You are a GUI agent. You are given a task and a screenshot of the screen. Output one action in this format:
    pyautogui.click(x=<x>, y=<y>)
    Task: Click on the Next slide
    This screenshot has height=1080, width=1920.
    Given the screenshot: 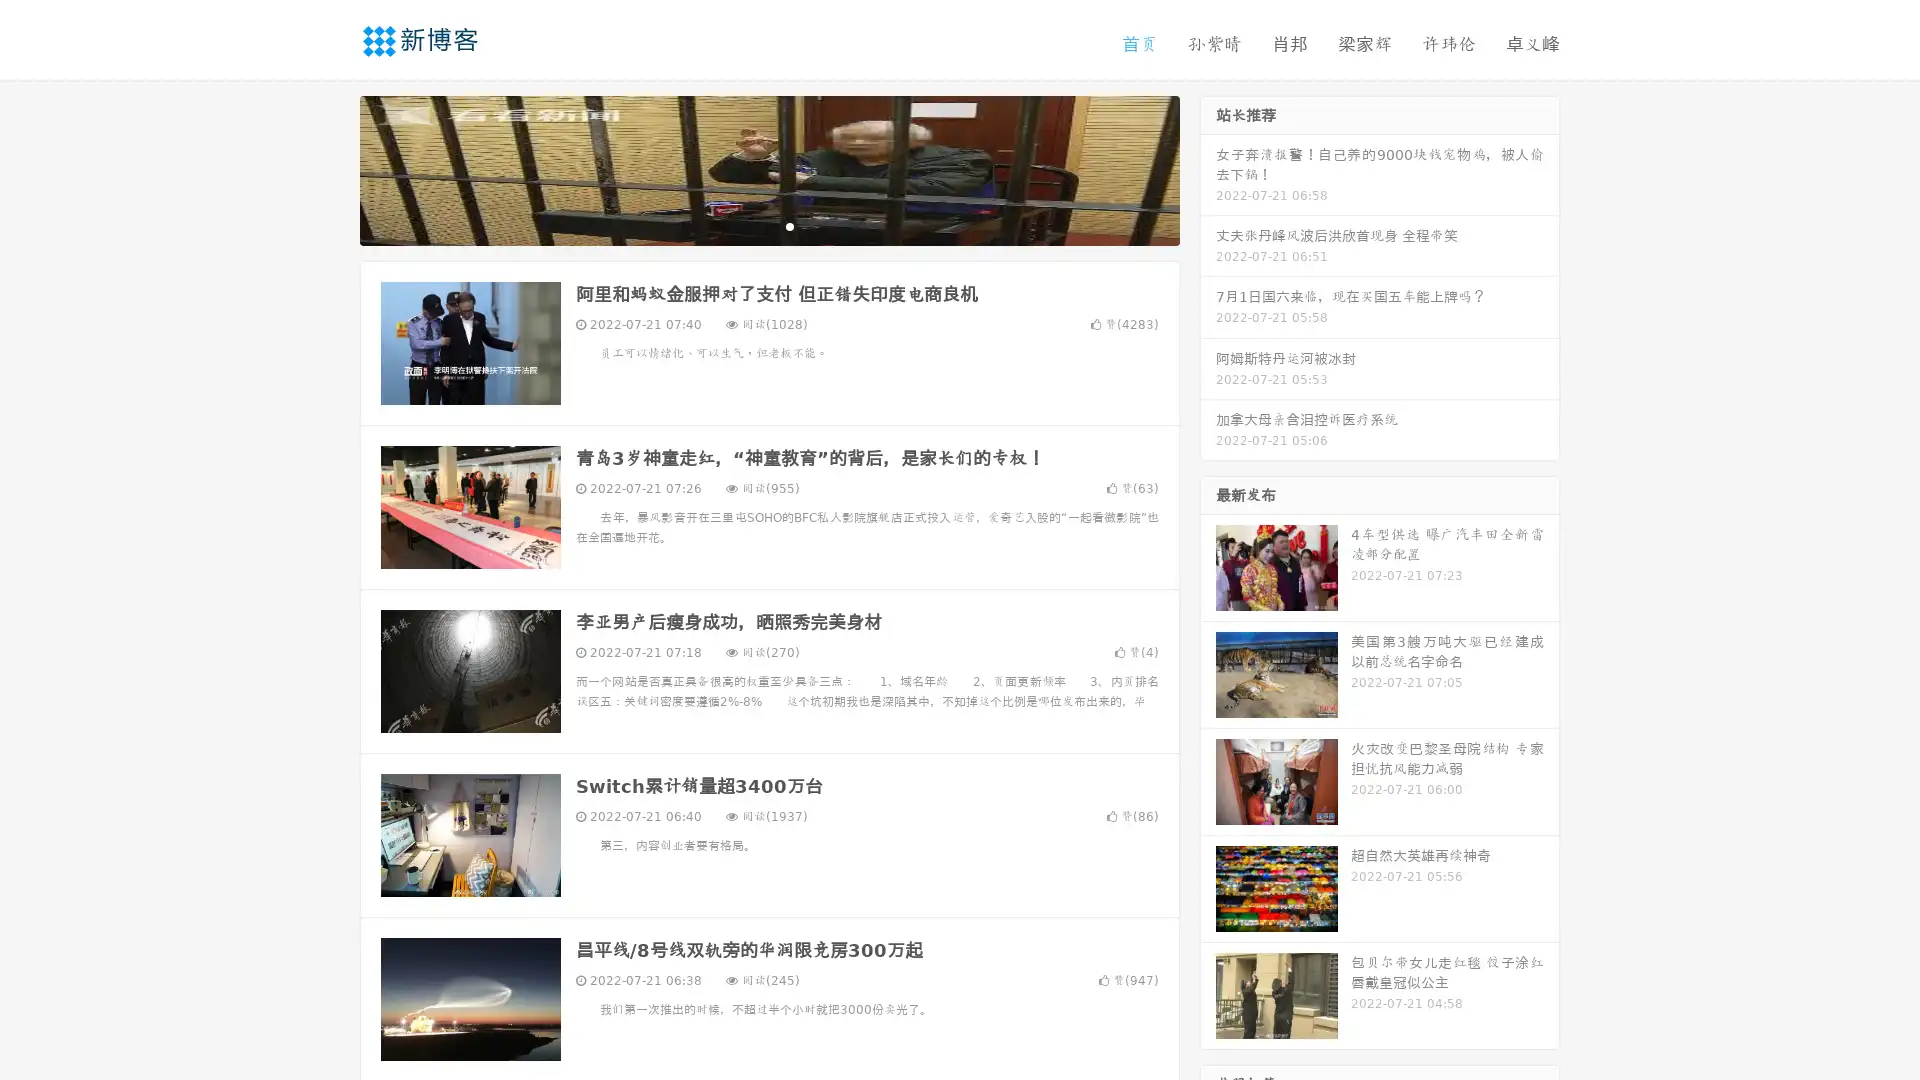 What is the action you would take?
    pyautogui.click(x=1208, y=168)
    